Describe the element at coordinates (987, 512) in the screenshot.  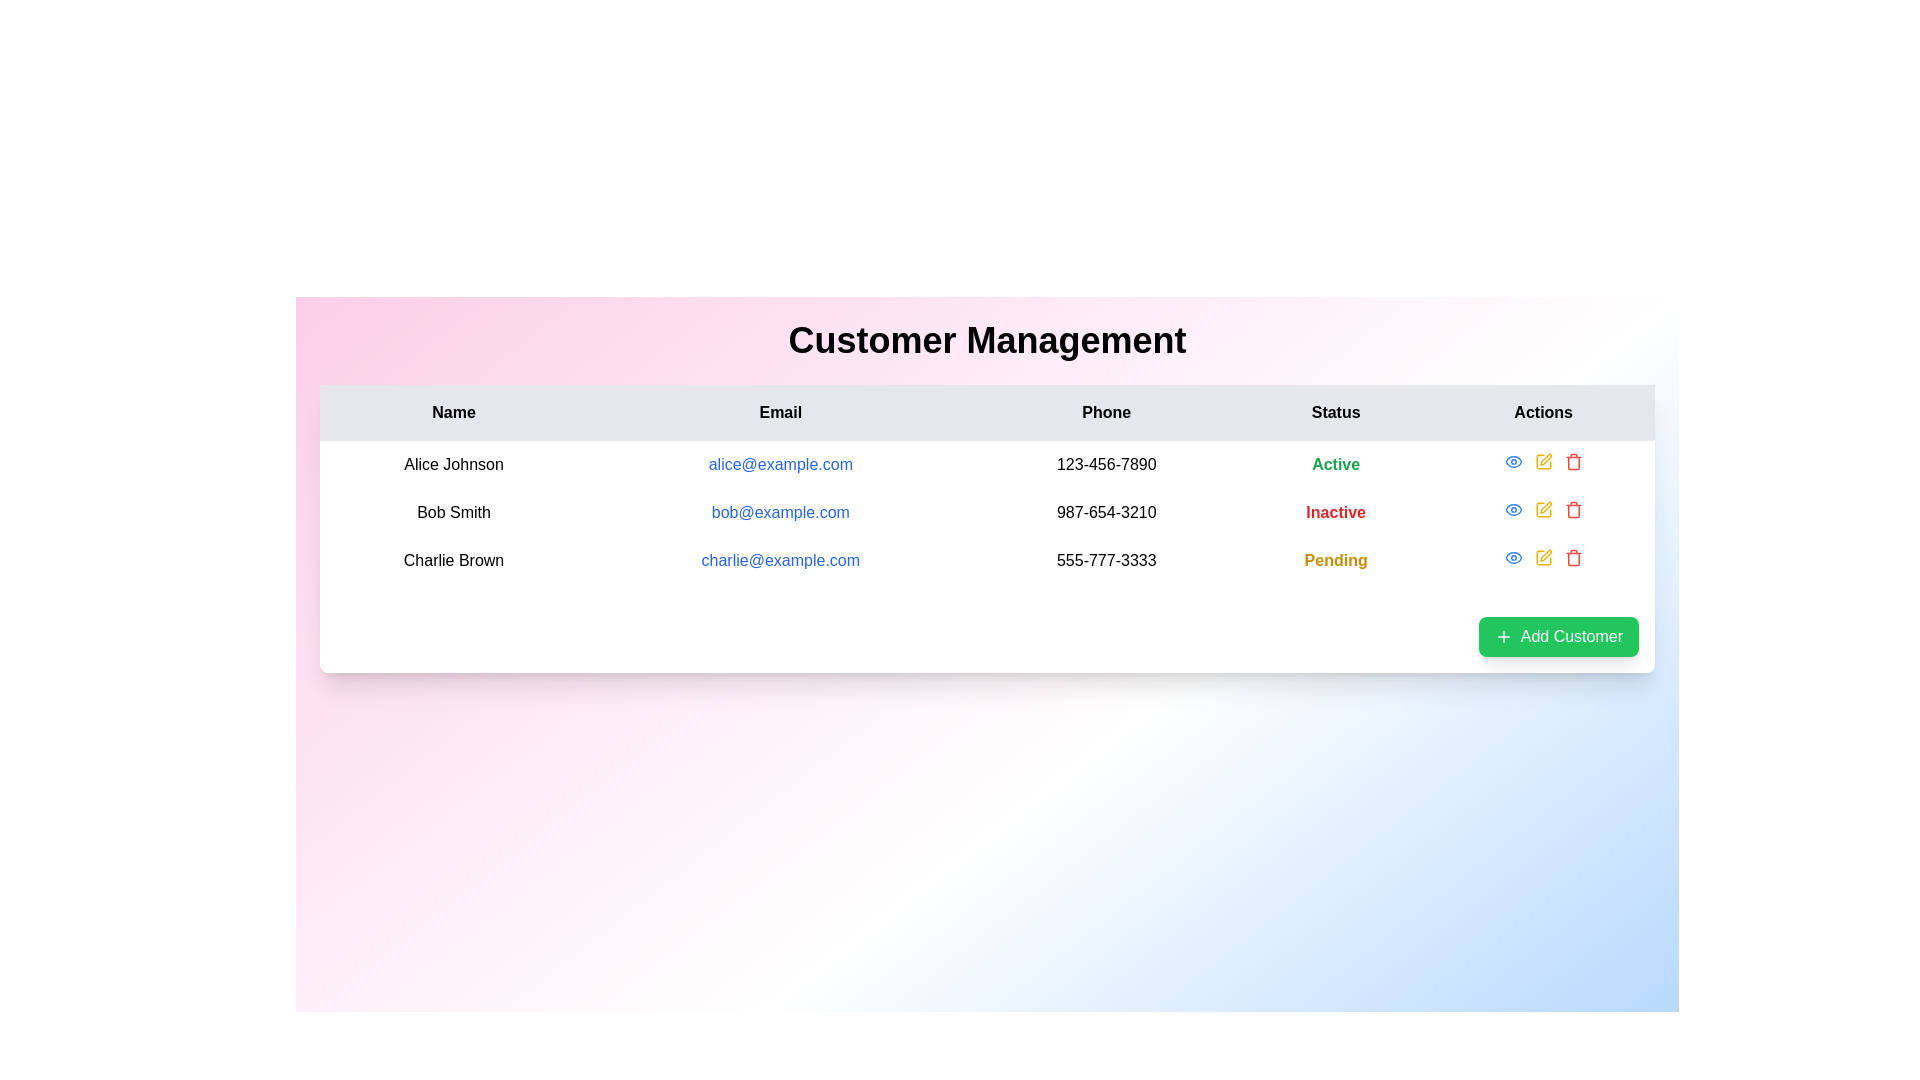
I see `the displayed user details in the second row of the table, which includes the name 'Bob Smith', email 'bob@example.com', phone number '987-654-3210', and status 'Inactive'` at that location.